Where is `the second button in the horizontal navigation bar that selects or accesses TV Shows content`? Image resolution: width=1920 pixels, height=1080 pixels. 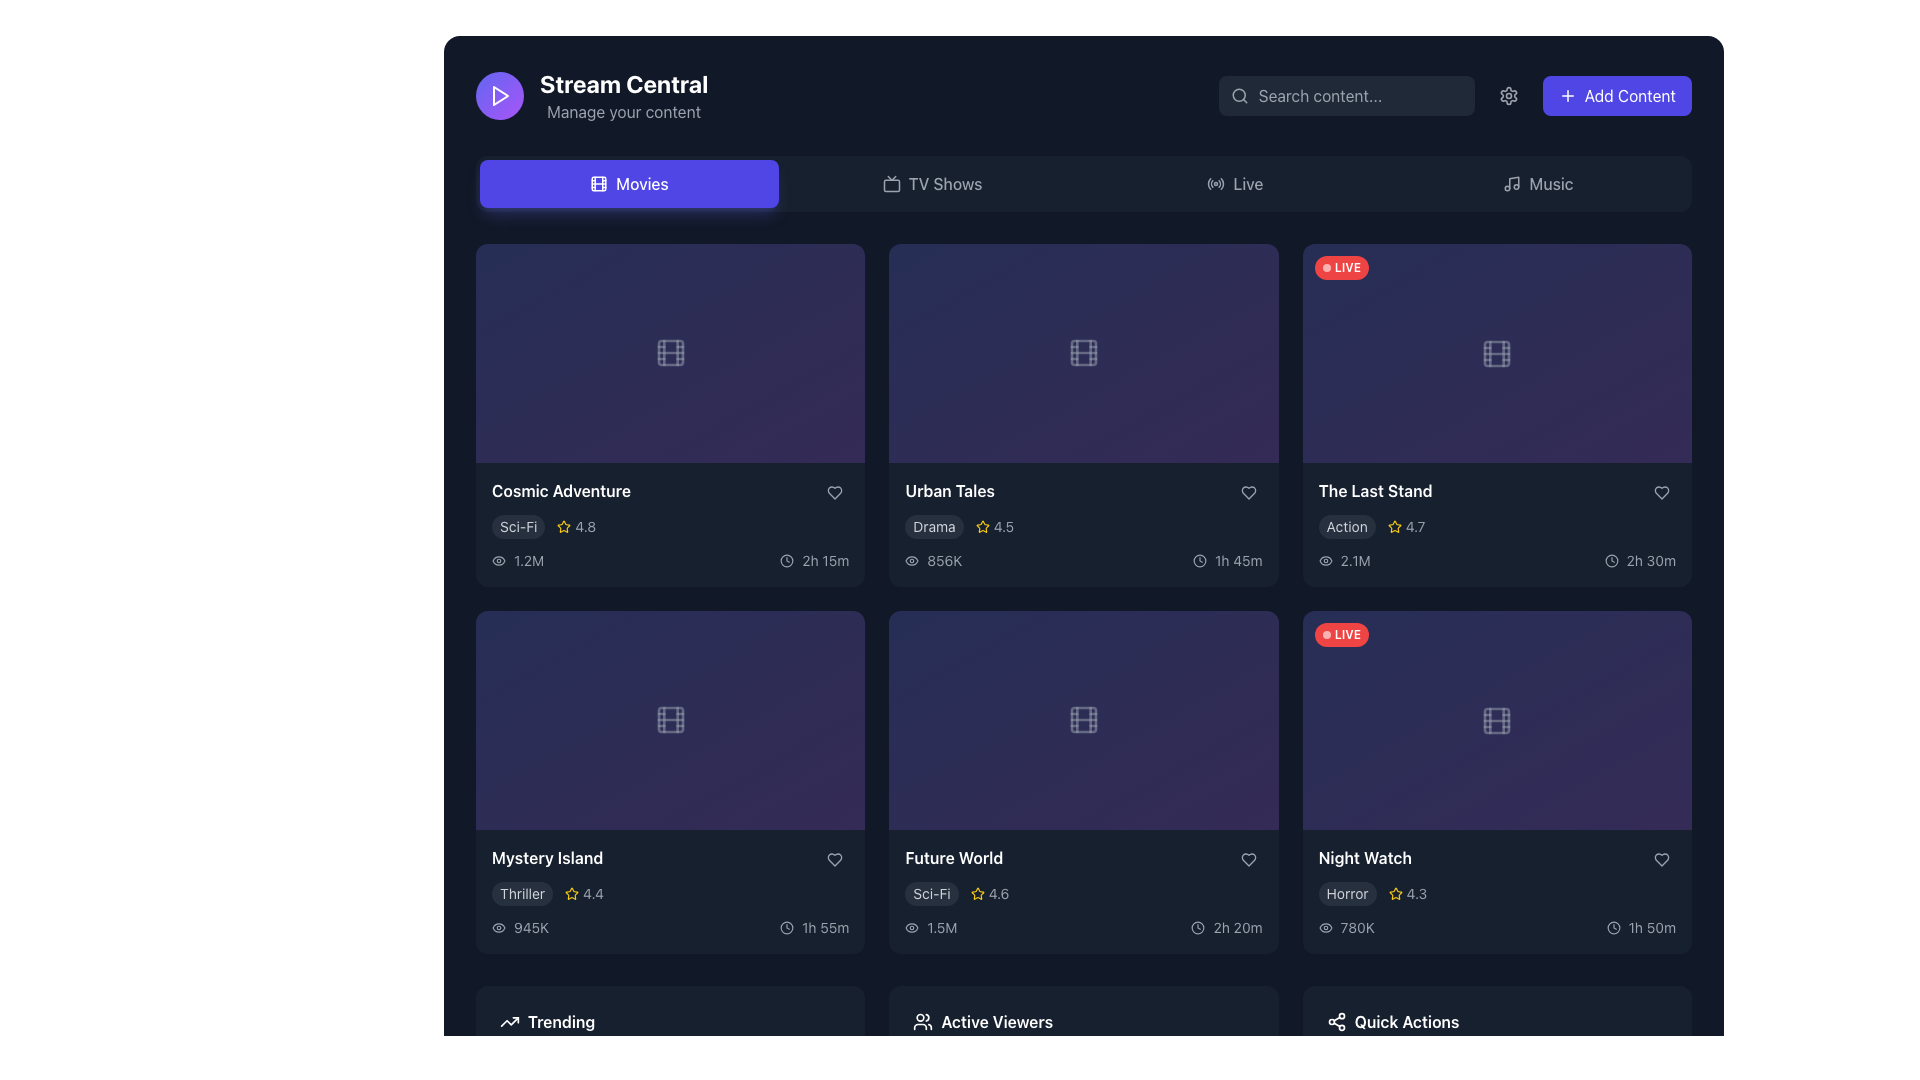
the second button in the horizontal navigation bar that selects or accesses TV Shows content is located at coordinates (931, 184).